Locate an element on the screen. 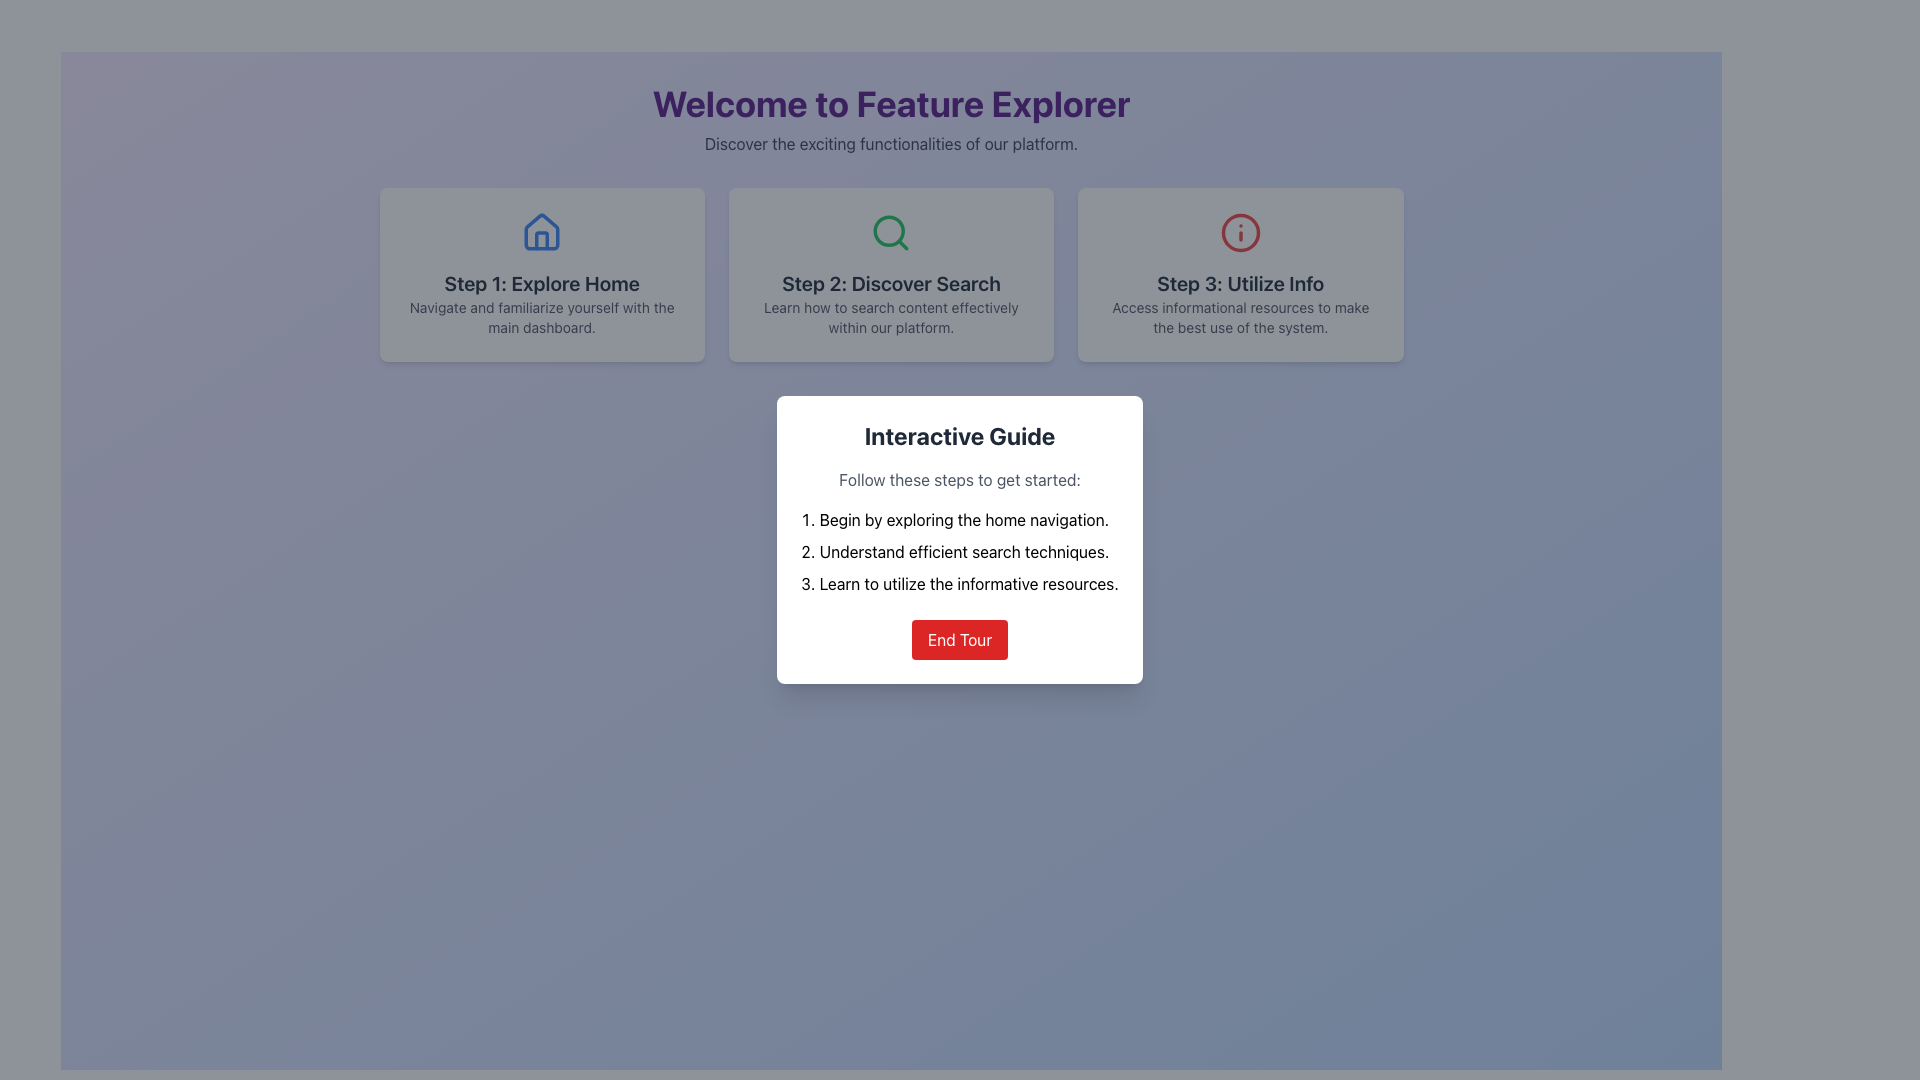  the text label that says 'Navigate and familiarize yourself with the main dashboard.' which is styled in gray color and located within a white card background is located at coordinates (542, 316).